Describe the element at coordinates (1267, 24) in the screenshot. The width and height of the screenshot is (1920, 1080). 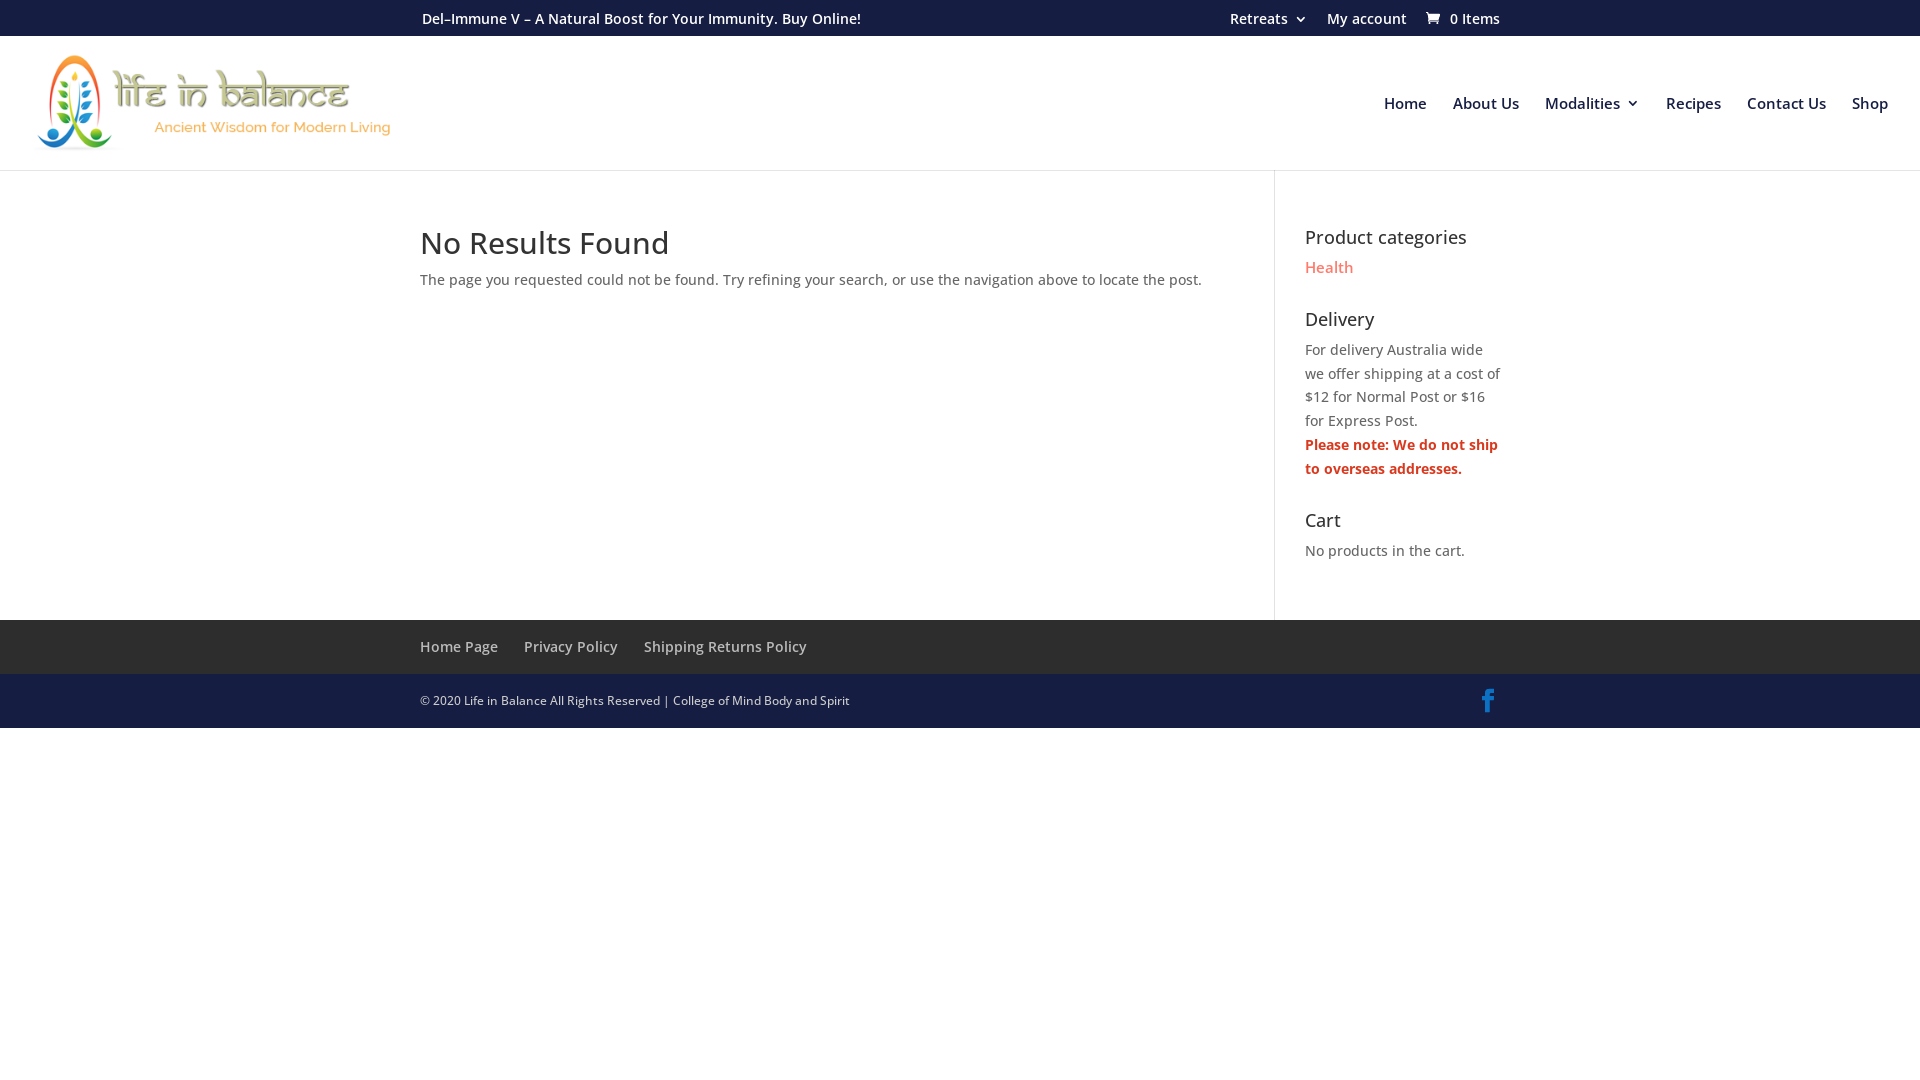
I see `'Retreats'` at that location.